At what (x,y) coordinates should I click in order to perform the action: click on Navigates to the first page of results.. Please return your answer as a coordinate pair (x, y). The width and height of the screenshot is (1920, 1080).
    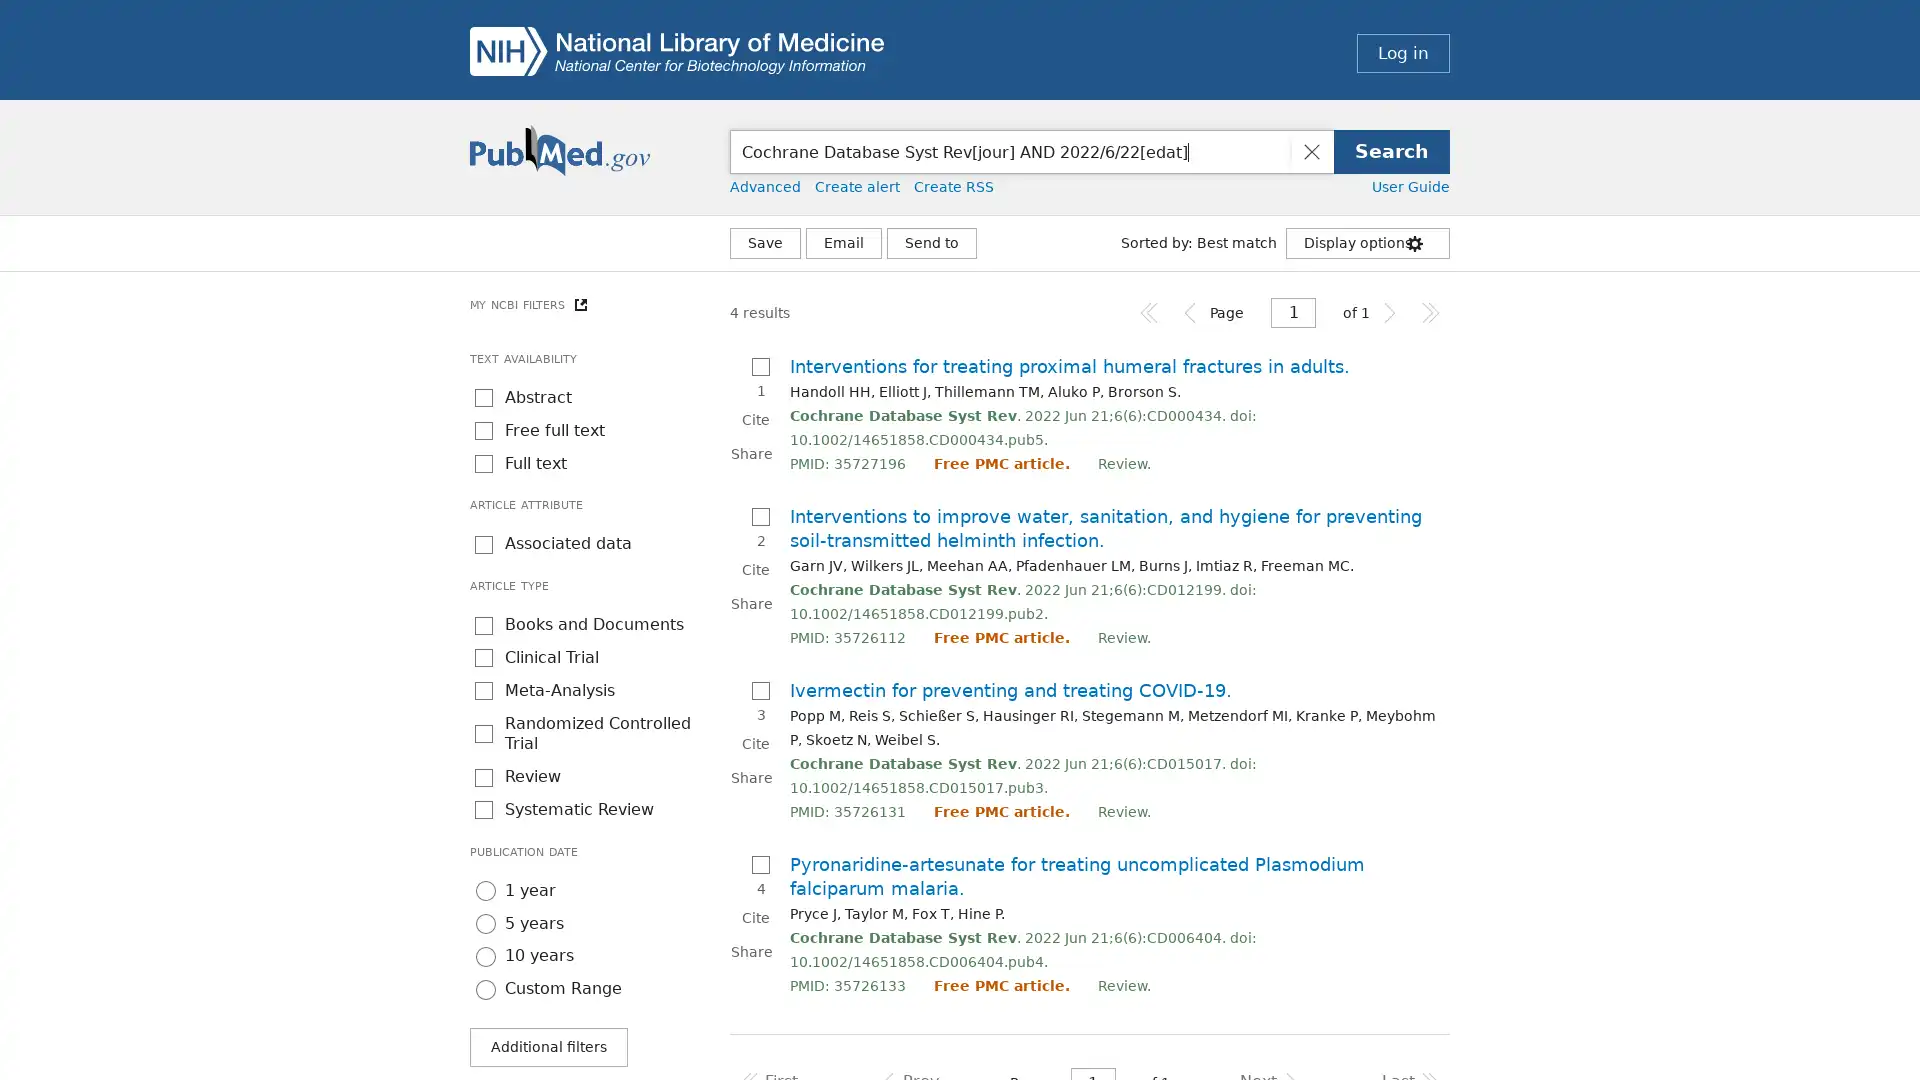
    Looking at the image, I should click on (1150, 312).